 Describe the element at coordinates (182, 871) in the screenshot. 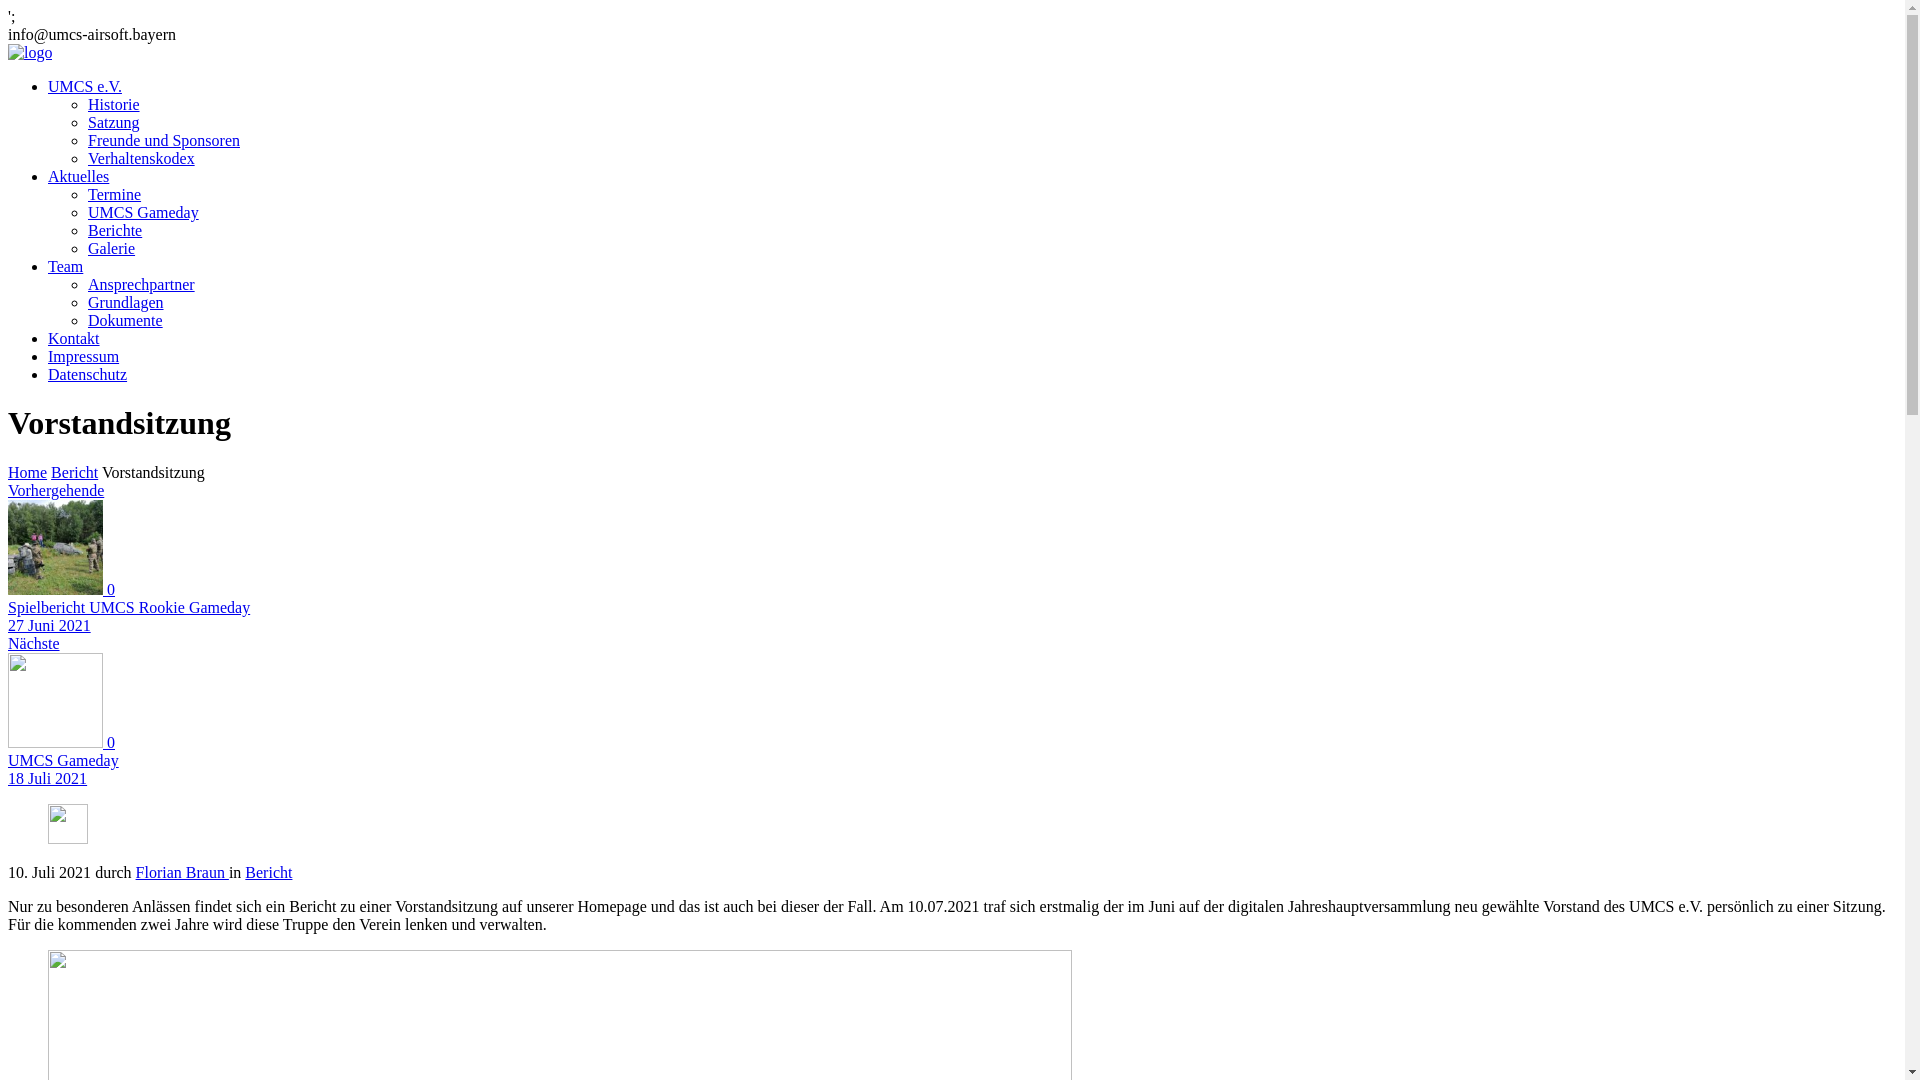

I see `'Florian Braun'` at that location.